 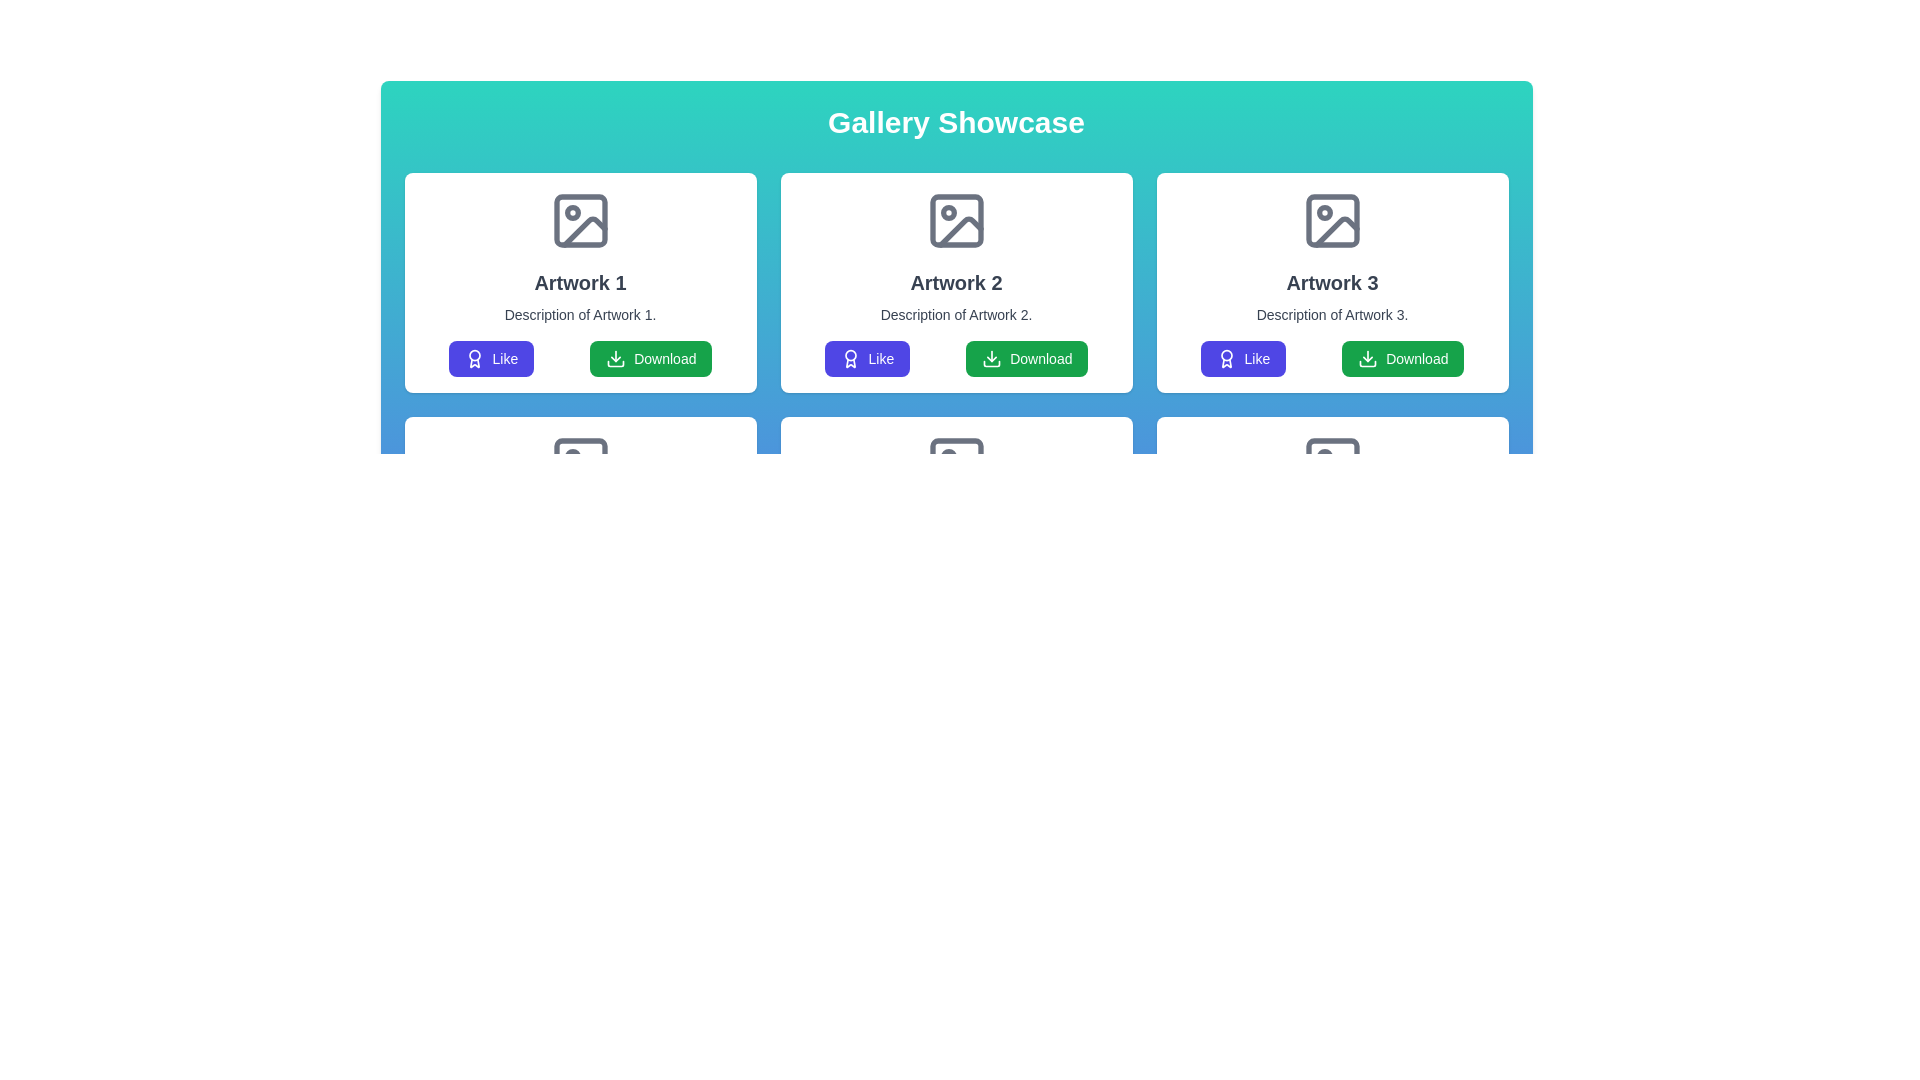 What do you see at coordinates (491, 357) in the screenshot?
I see `the first button in the lower section of 'Artwork 1' card to like the associated artwork` at bounding box center [491, 357].